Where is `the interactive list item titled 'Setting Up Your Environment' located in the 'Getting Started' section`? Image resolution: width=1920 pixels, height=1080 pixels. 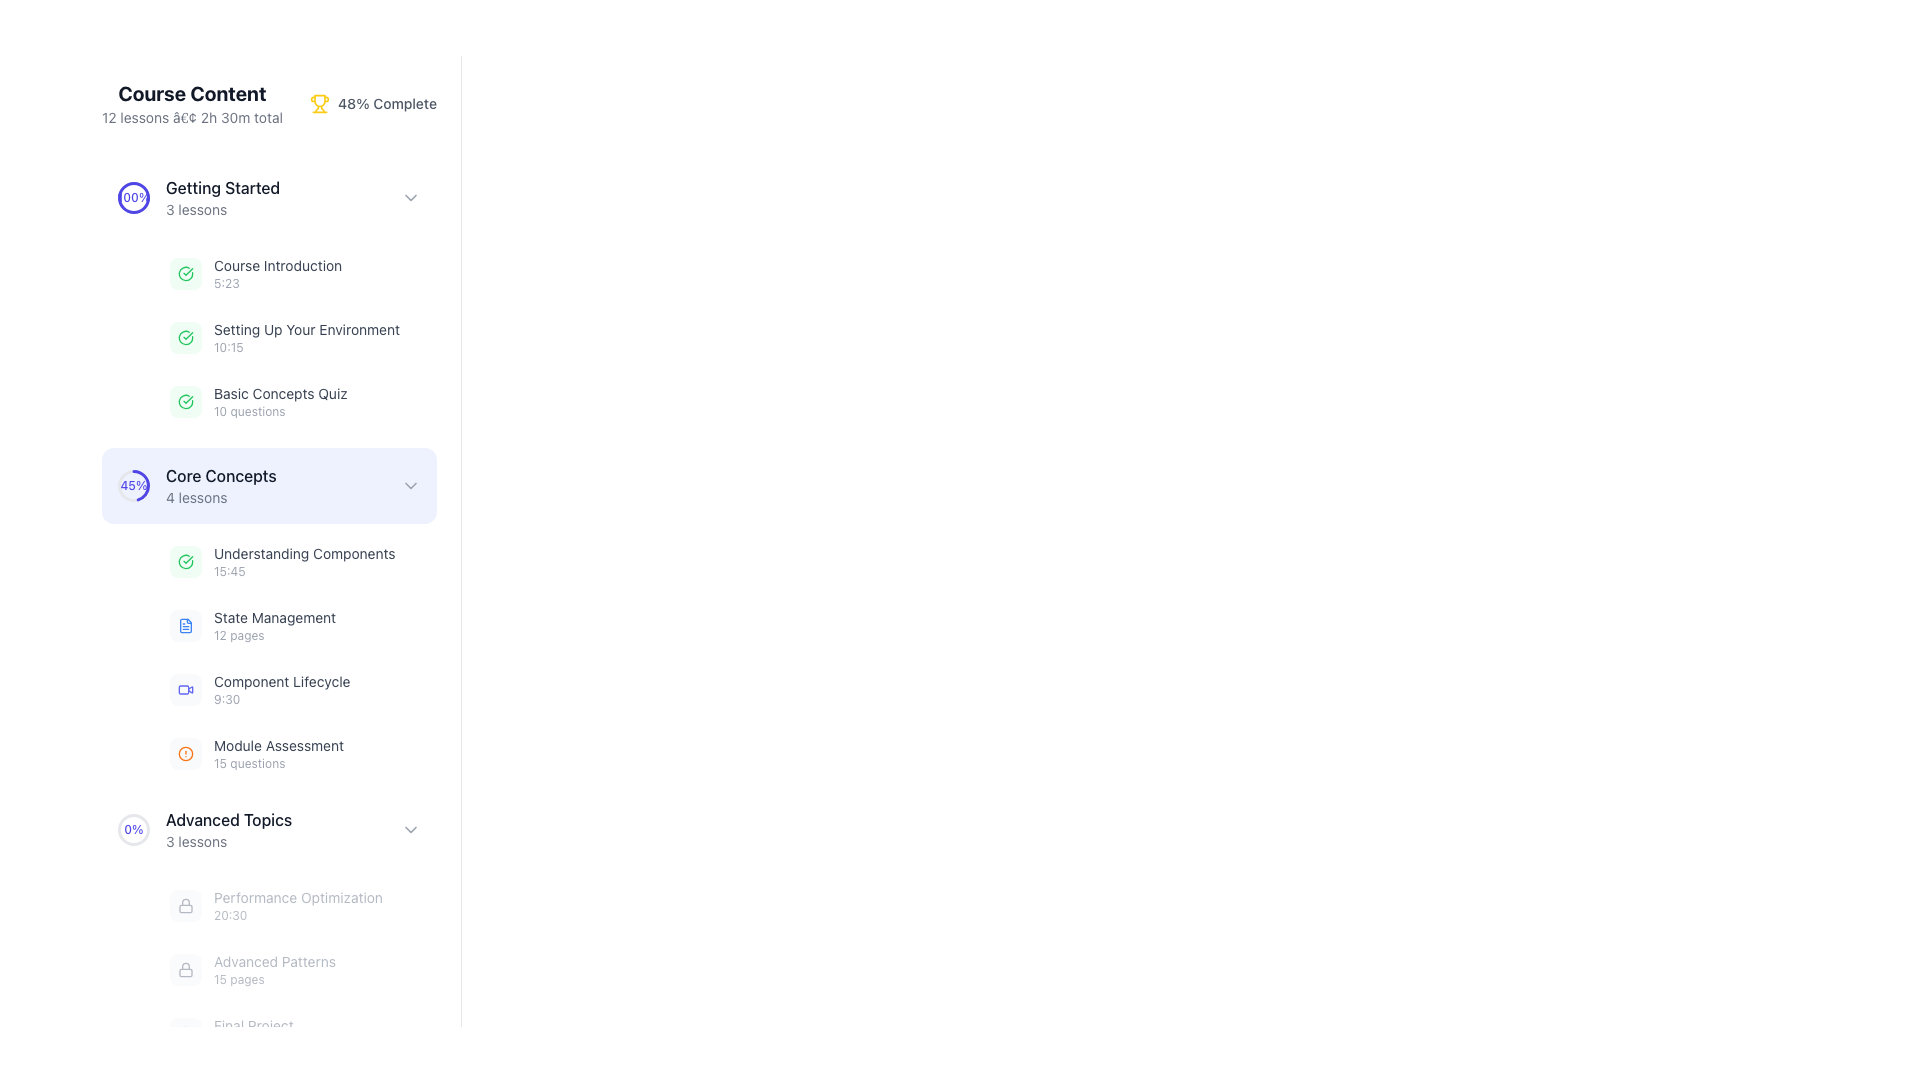
the interactive list item titled 'Setting Up Your Environment' located in the 'Getting Started' section is located at coordinates (268, 337).